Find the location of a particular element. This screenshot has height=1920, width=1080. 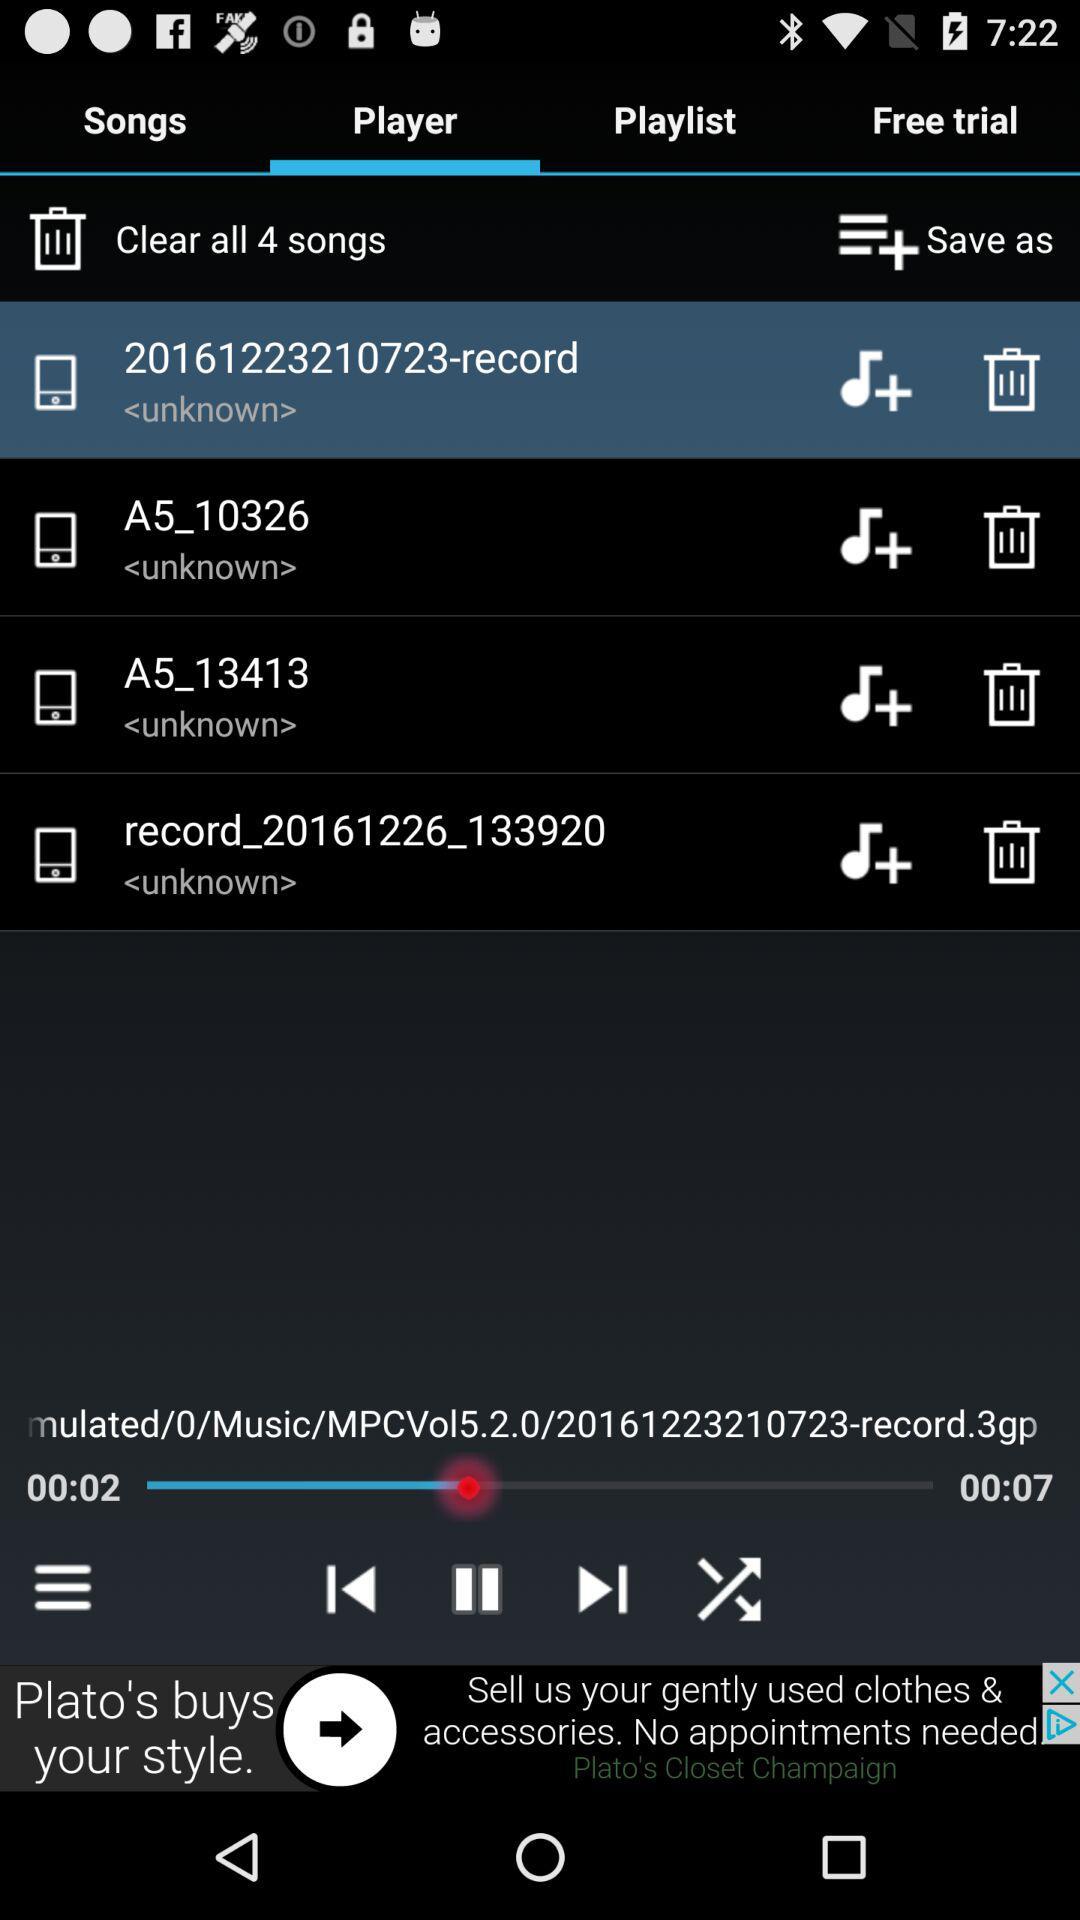

this button next is located at coordinates (540, 1727).